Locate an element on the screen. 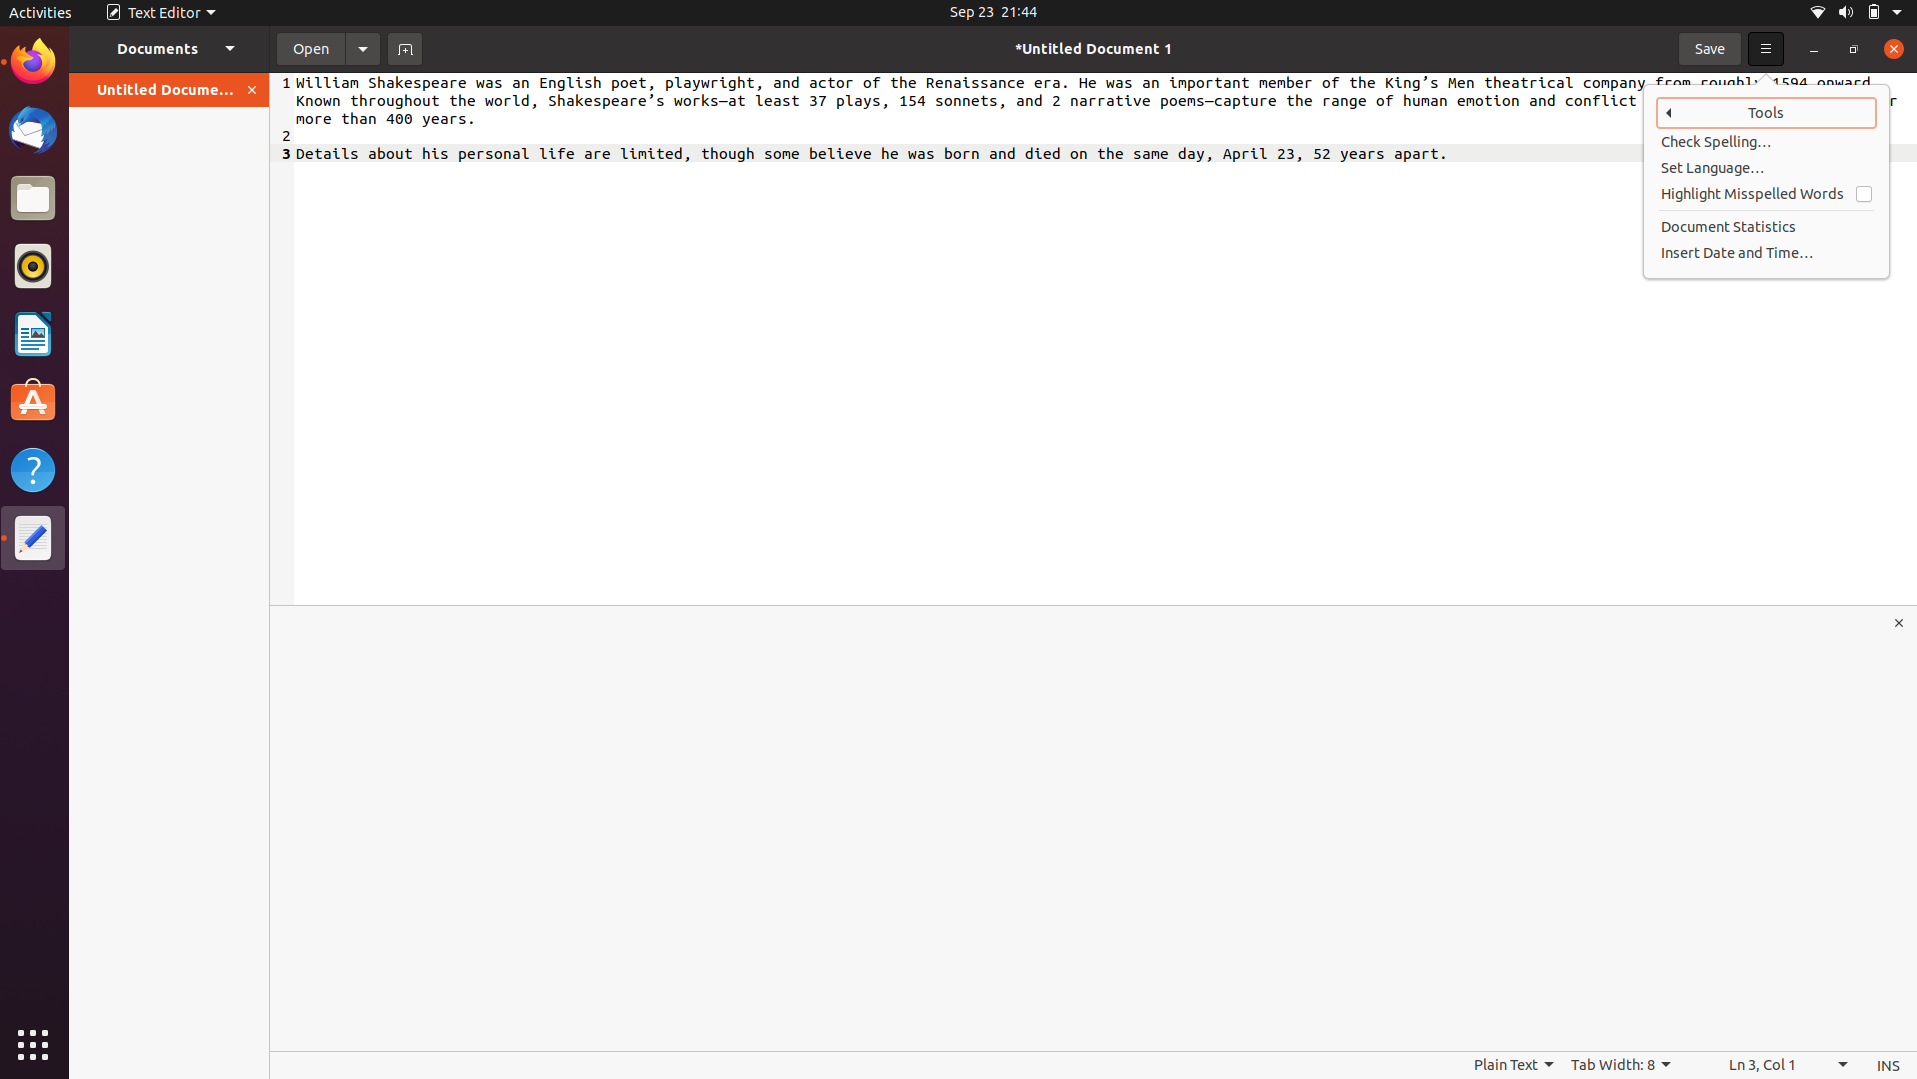  Expand the editor is located at coordinates (1900, 622).